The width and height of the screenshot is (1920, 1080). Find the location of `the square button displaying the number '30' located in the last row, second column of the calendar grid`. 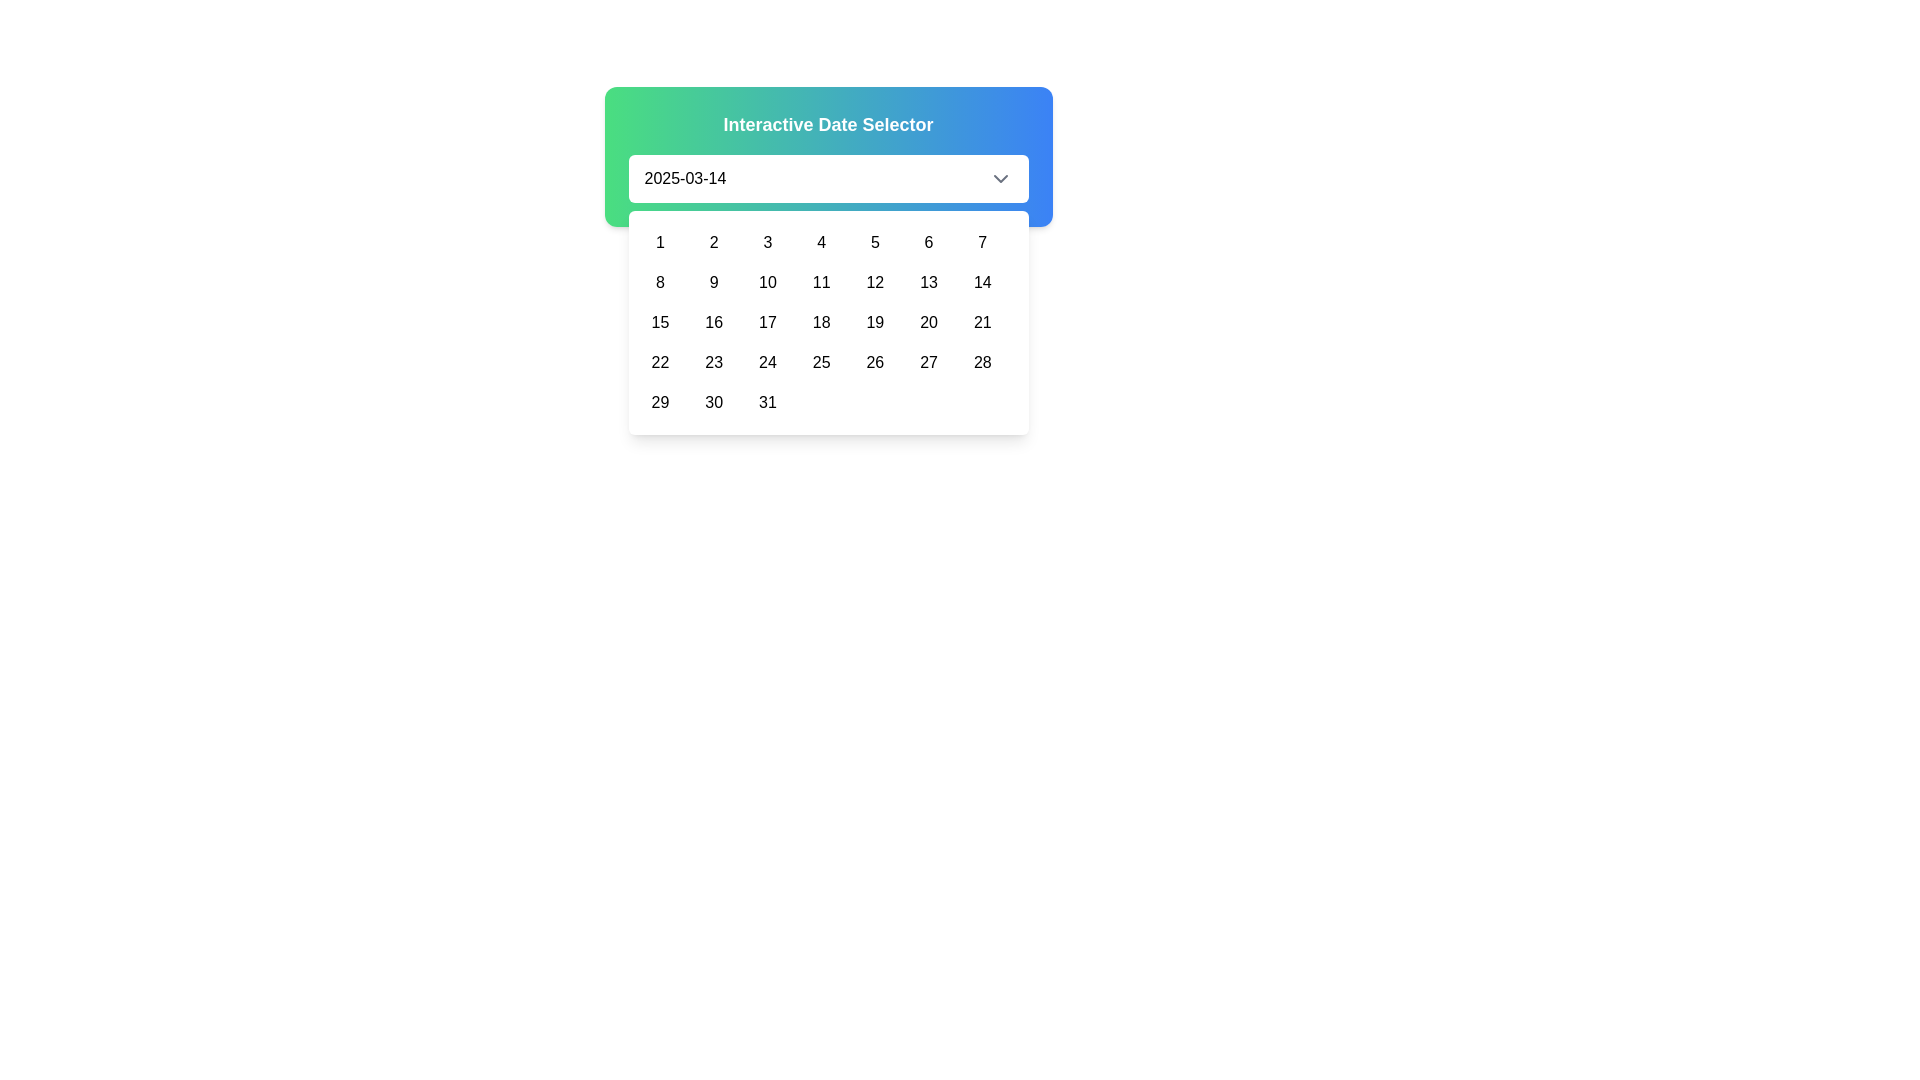

the square button displaying the number '30' located in the last row, second column of the calendar grid is located at coordinates (714, 402).